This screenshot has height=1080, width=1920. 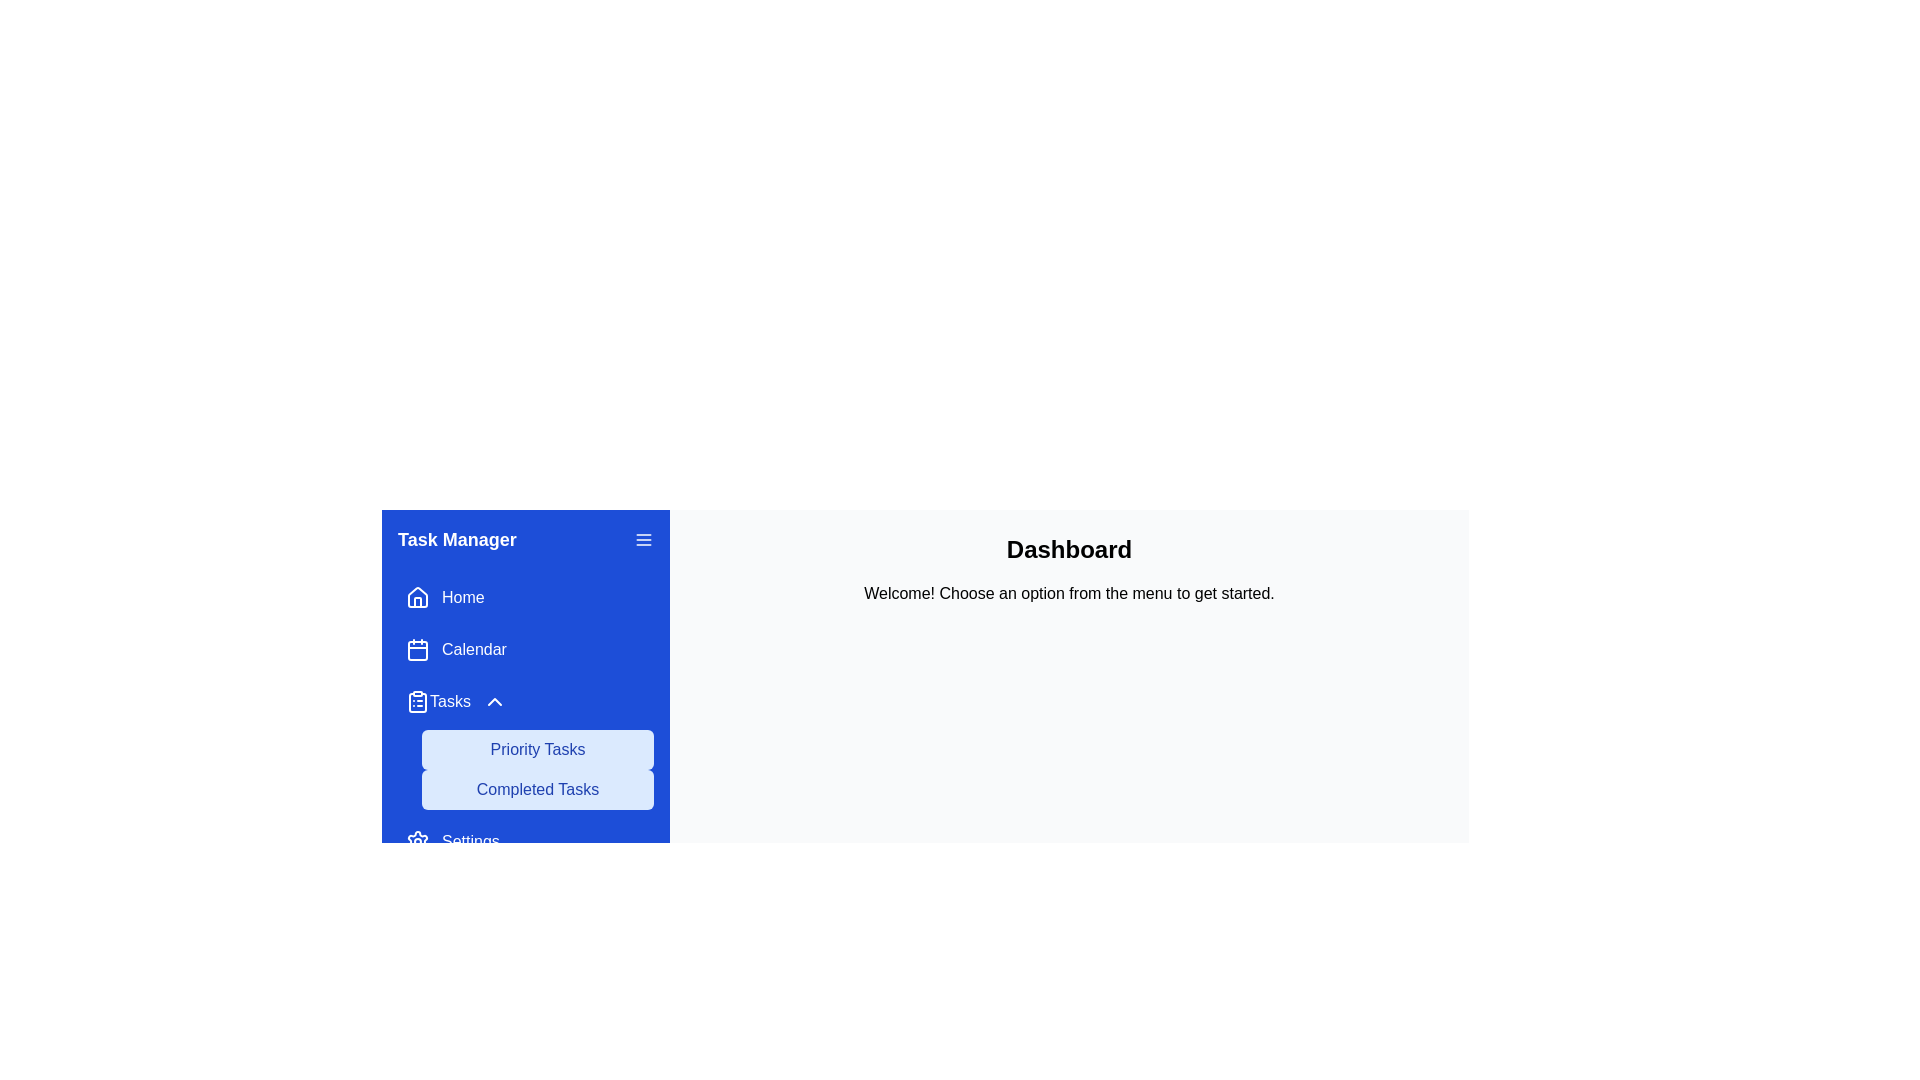 I want to click on the third menu item button that navigates to the Tasks section, so click(x=437, y=701).